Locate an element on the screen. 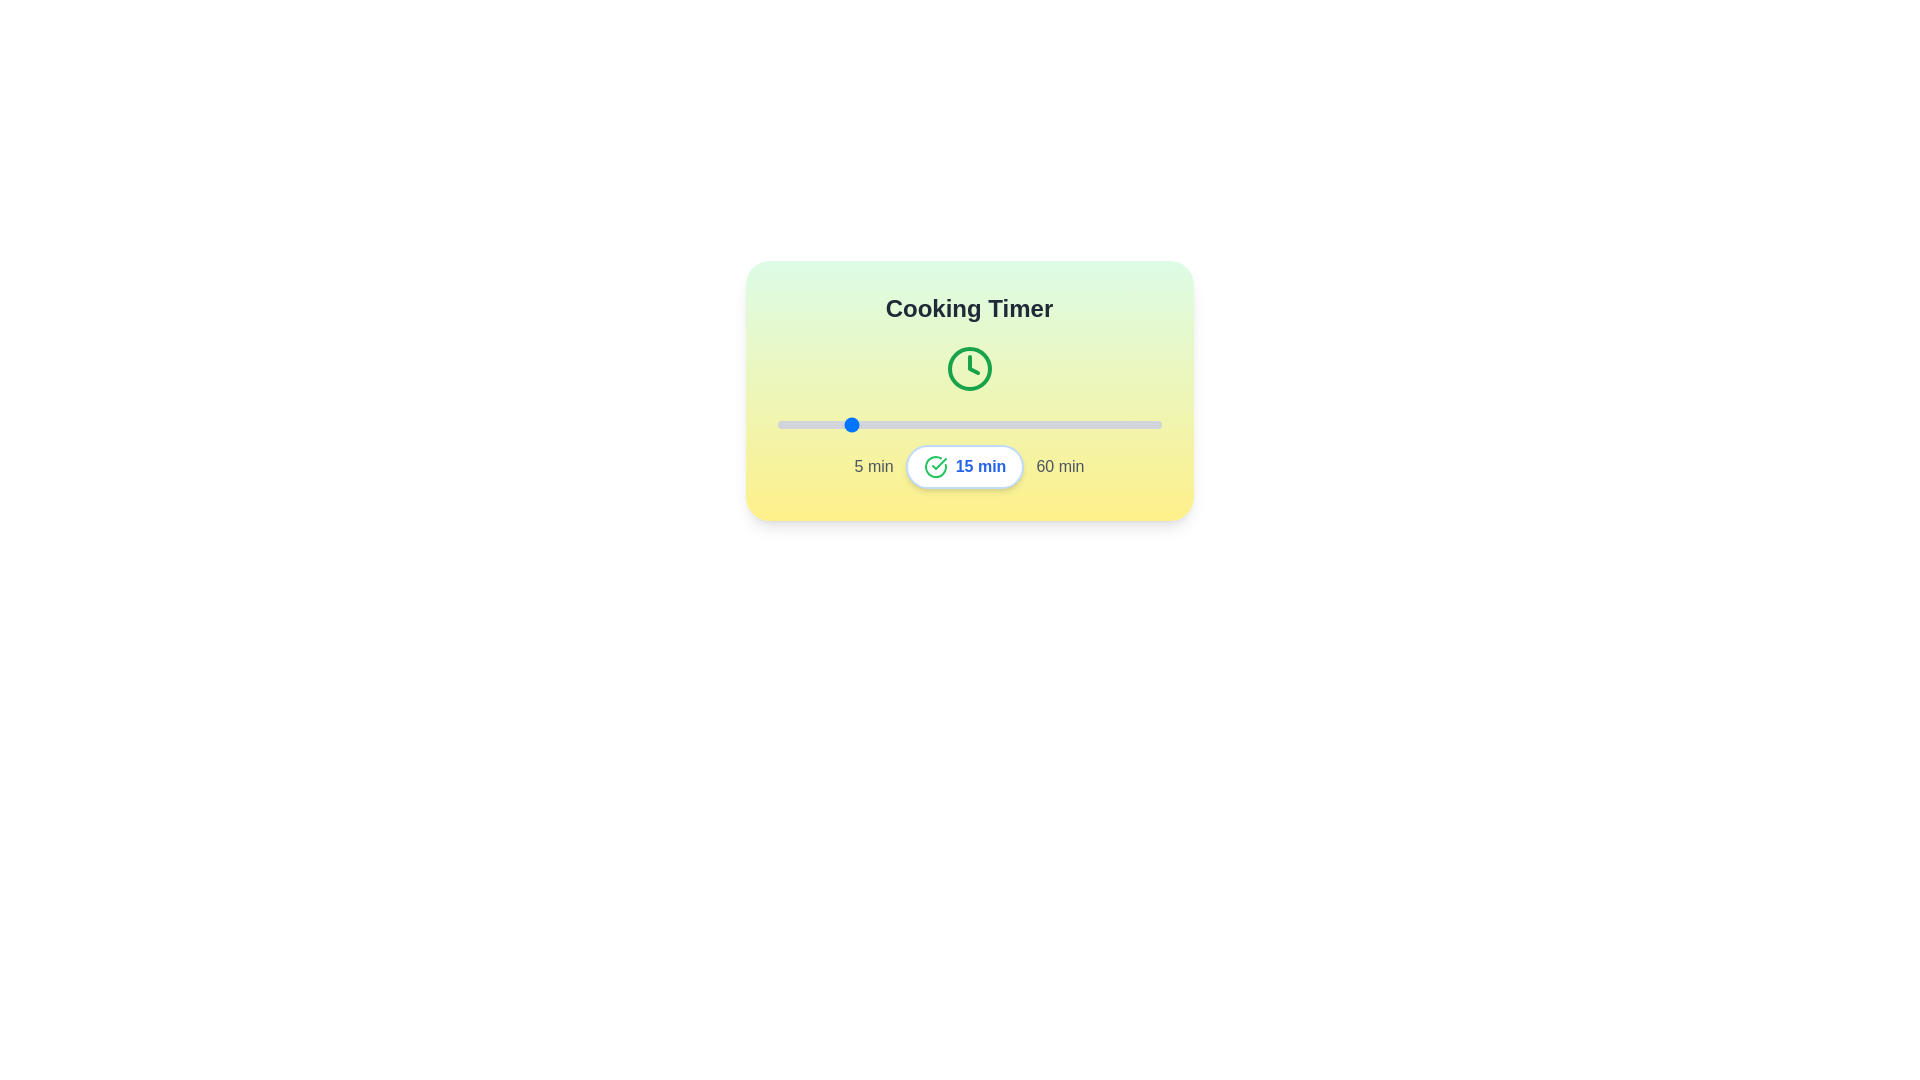 Image resolution: width=1920 pixels, height=1080 pixels. the timer is located at coordinates (916, 423).